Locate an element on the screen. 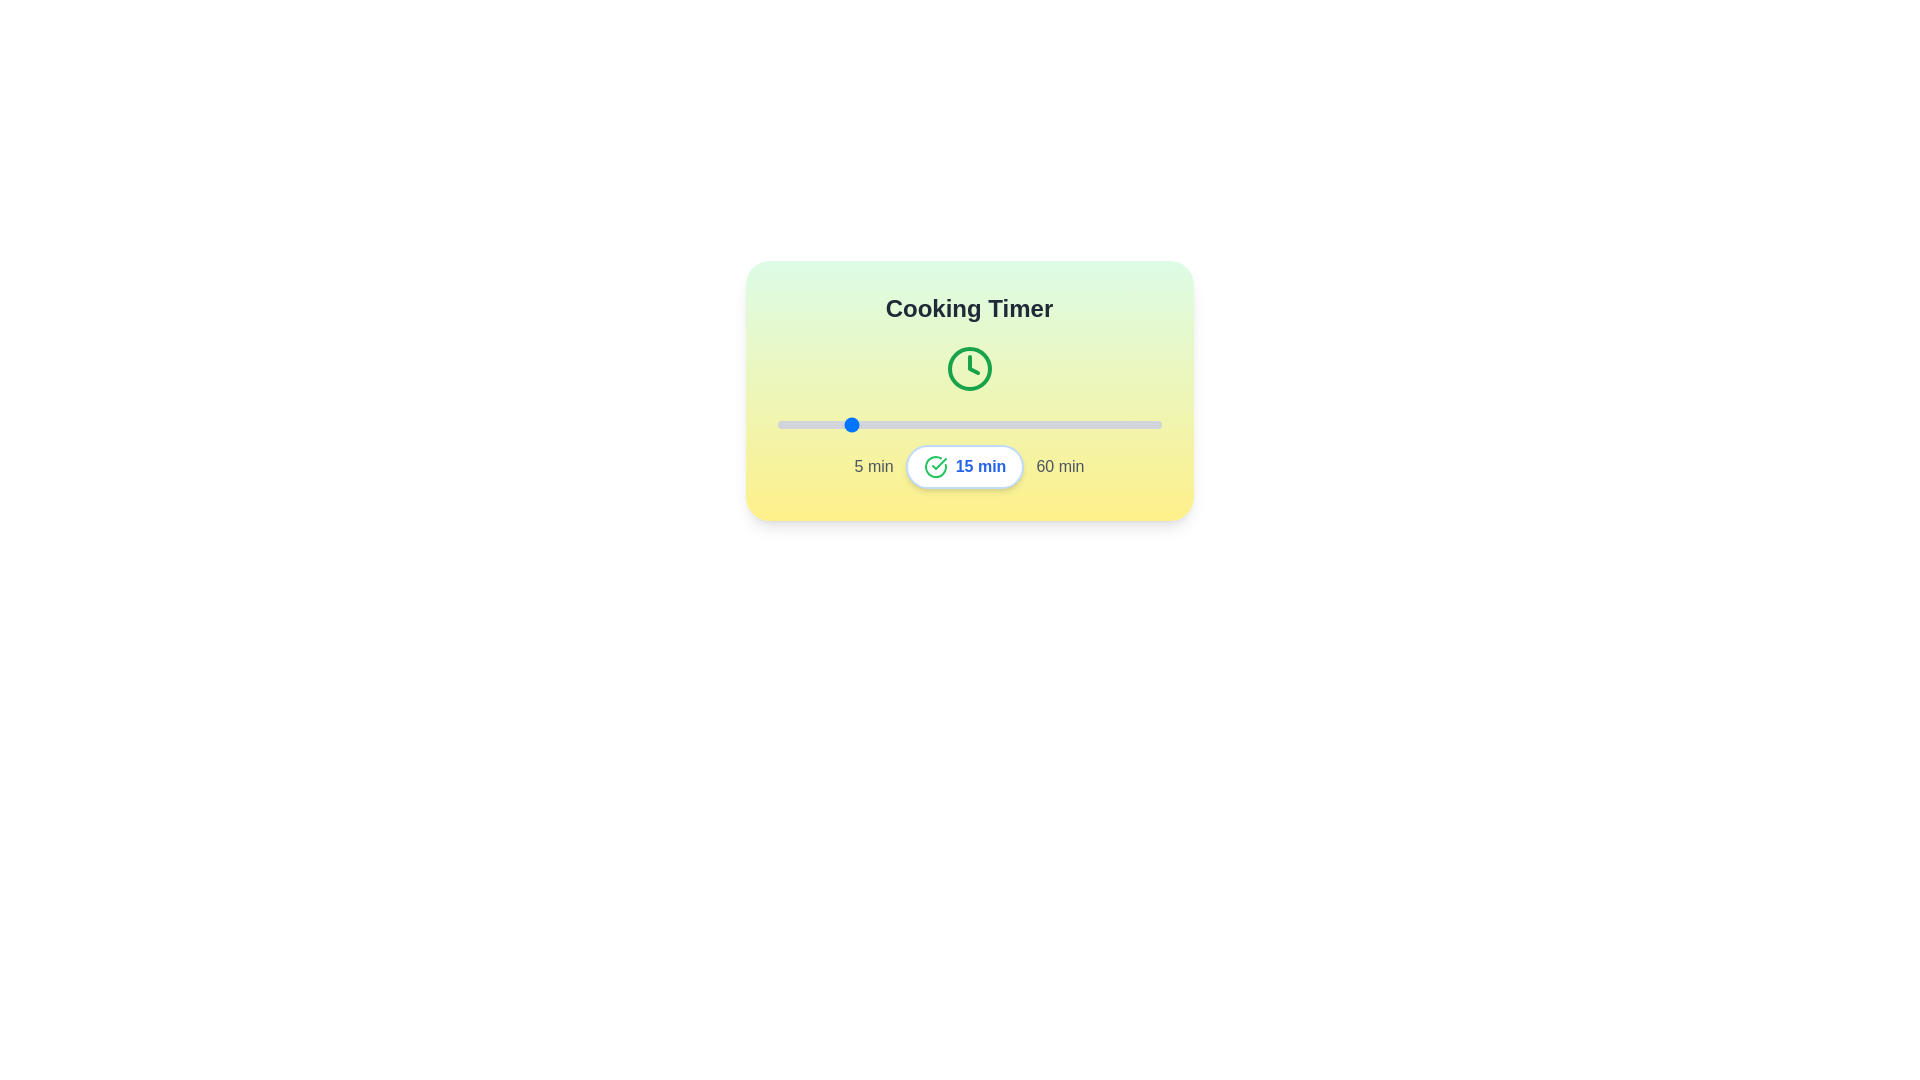 Image resolution: width=1920 pixels, height=1080 pixels. the timer is located at coordinates (916, 423).